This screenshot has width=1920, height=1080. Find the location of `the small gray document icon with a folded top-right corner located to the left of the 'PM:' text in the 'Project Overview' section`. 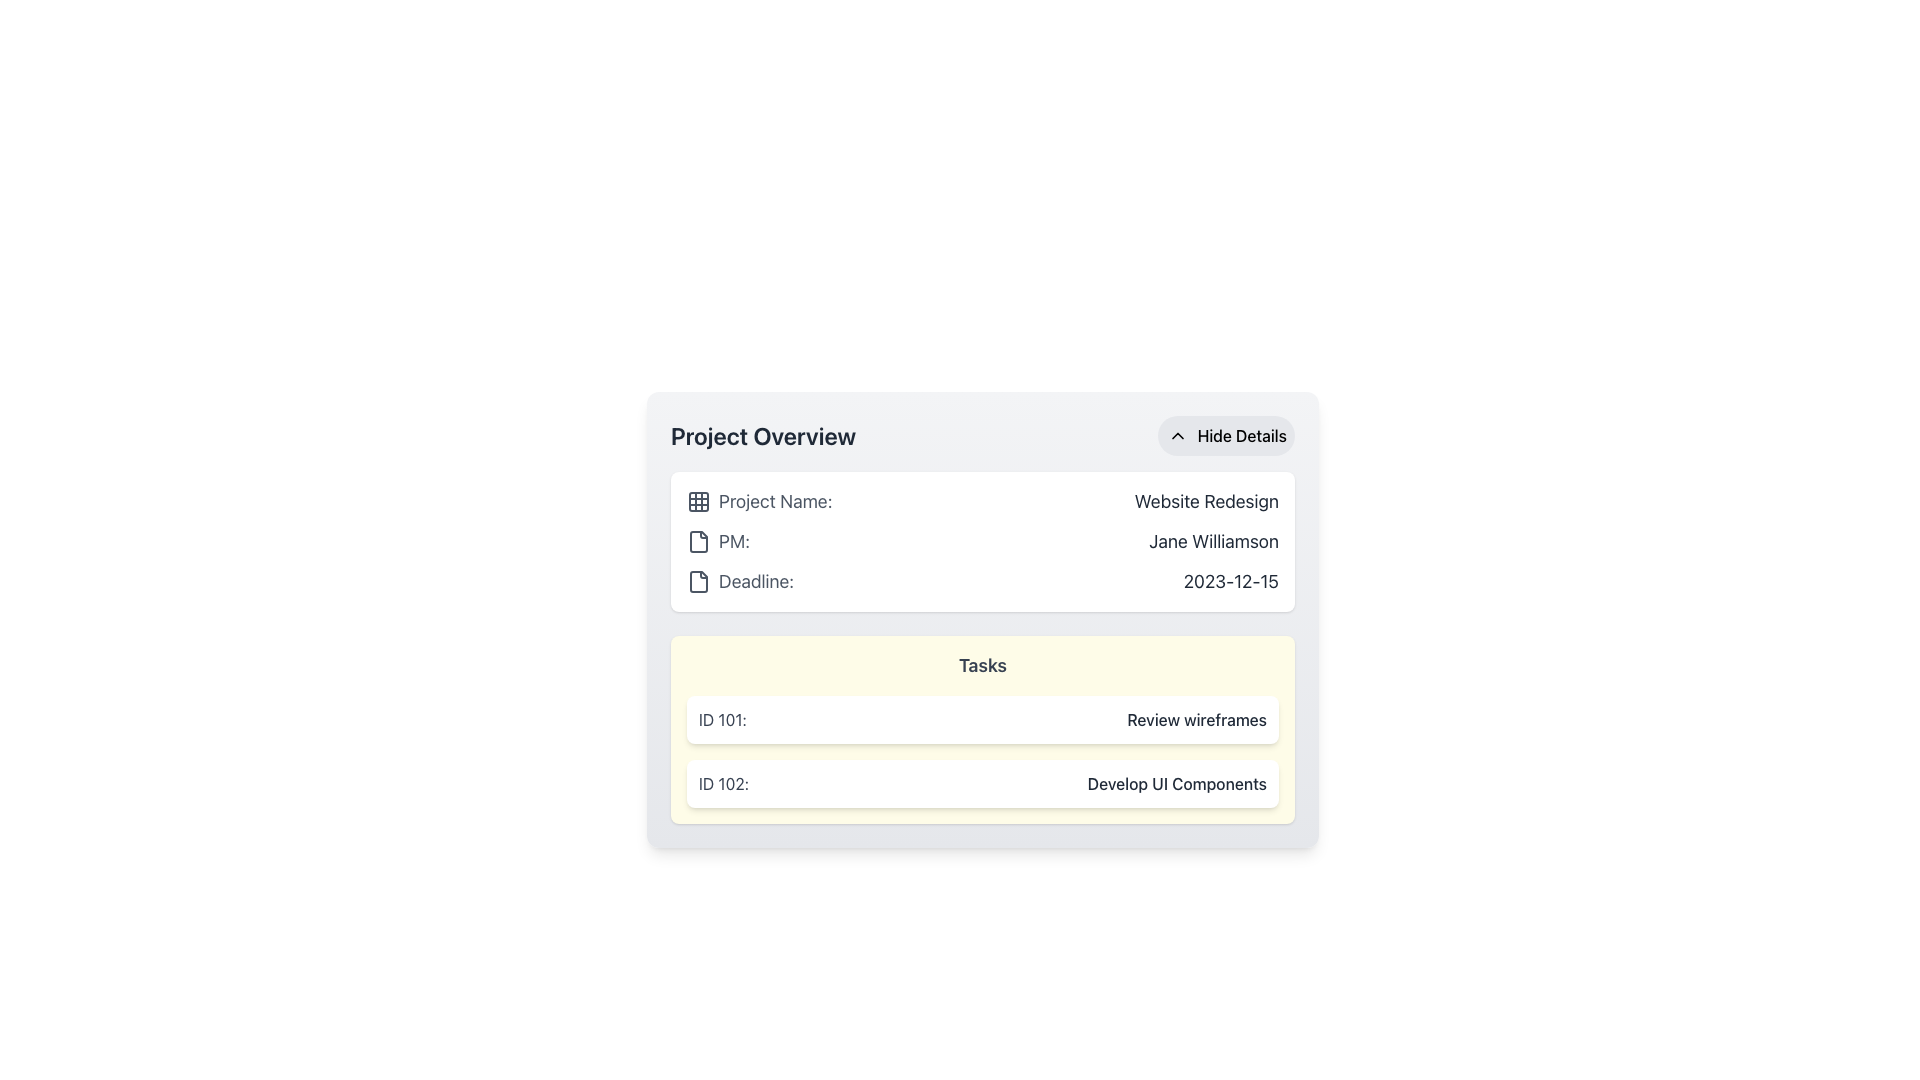

the small gray document icon with a folded top-right corner located to the left of the 'PM:' text in the 'Project Overview' section is located at coordinates (699, 542).